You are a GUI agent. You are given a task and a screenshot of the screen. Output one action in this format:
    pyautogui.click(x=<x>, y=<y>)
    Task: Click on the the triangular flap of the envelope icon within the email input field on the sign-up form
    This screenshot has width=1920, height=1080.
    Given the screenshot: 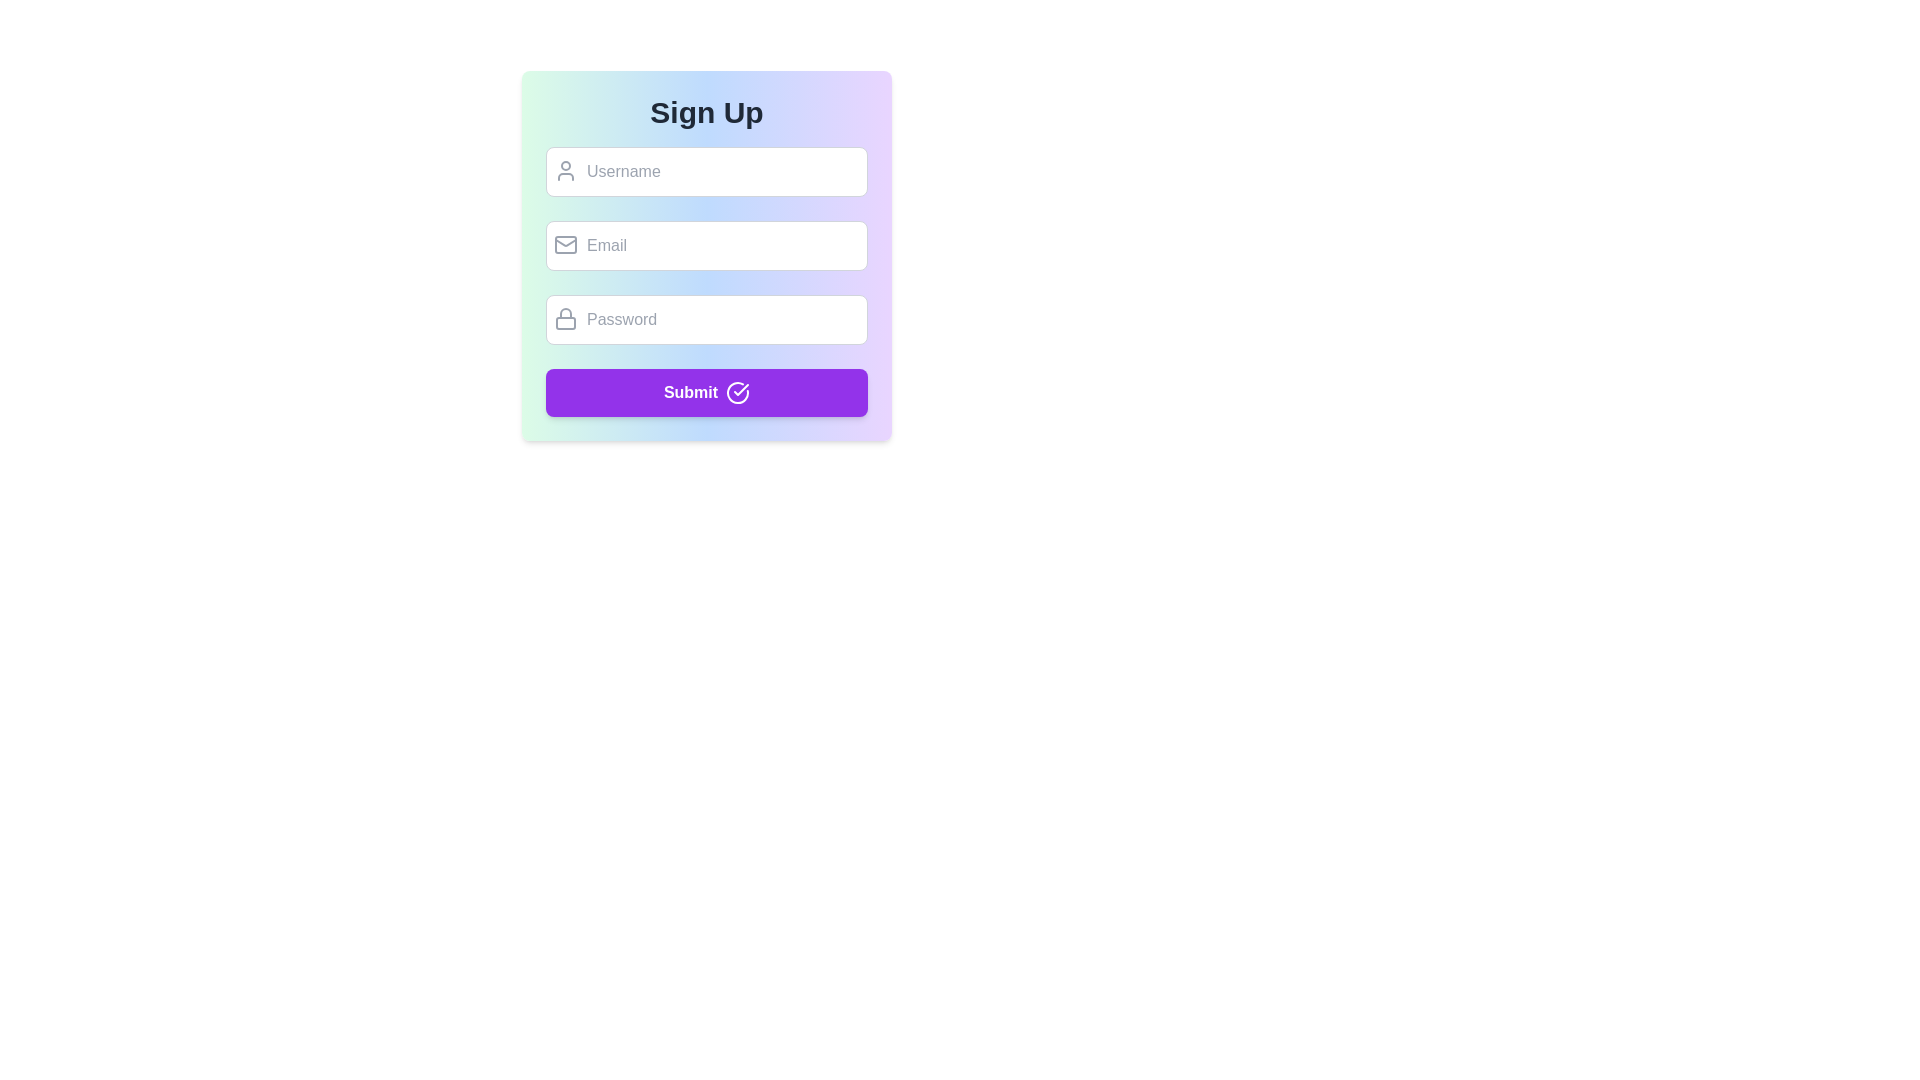 What is the action you would take?
    pyautogui.click(x=565, y=241)
    